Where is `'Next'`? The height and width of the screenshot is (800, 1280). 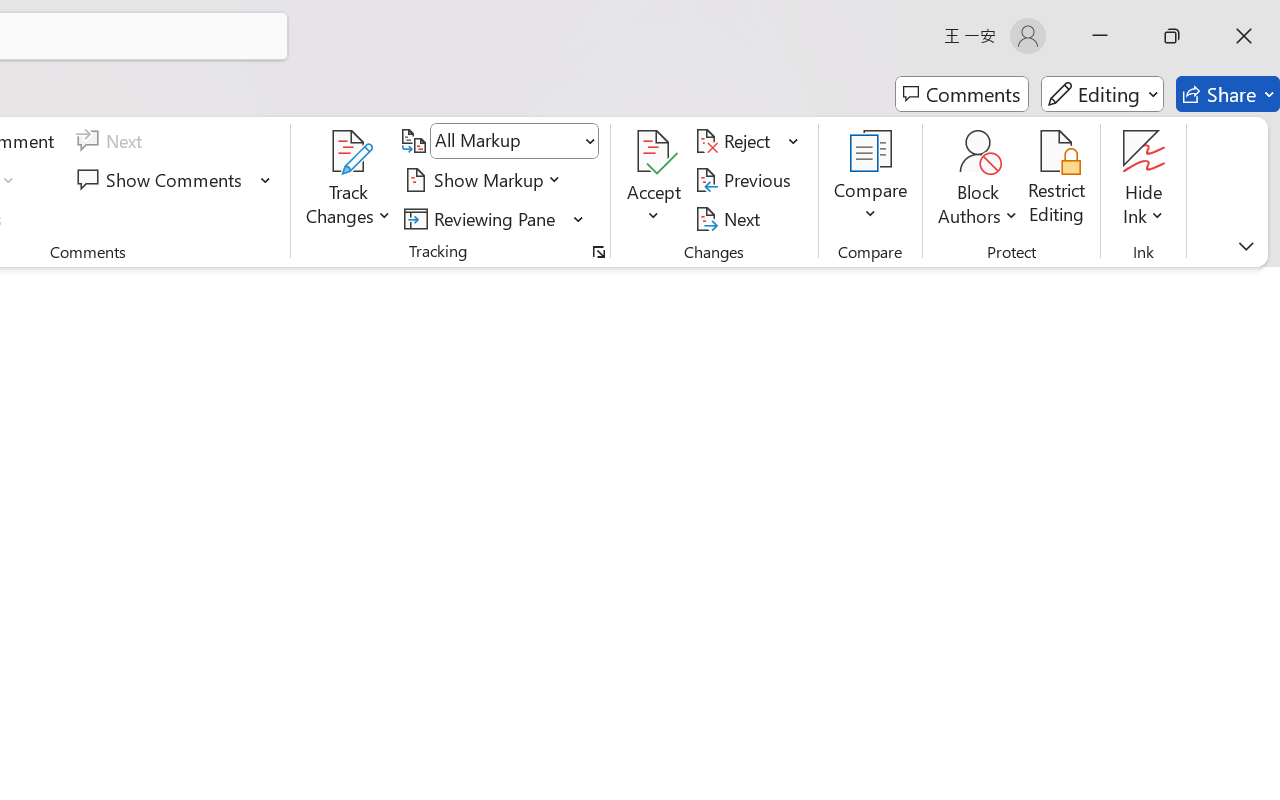
'Next' is located at coordinates (729, 218).